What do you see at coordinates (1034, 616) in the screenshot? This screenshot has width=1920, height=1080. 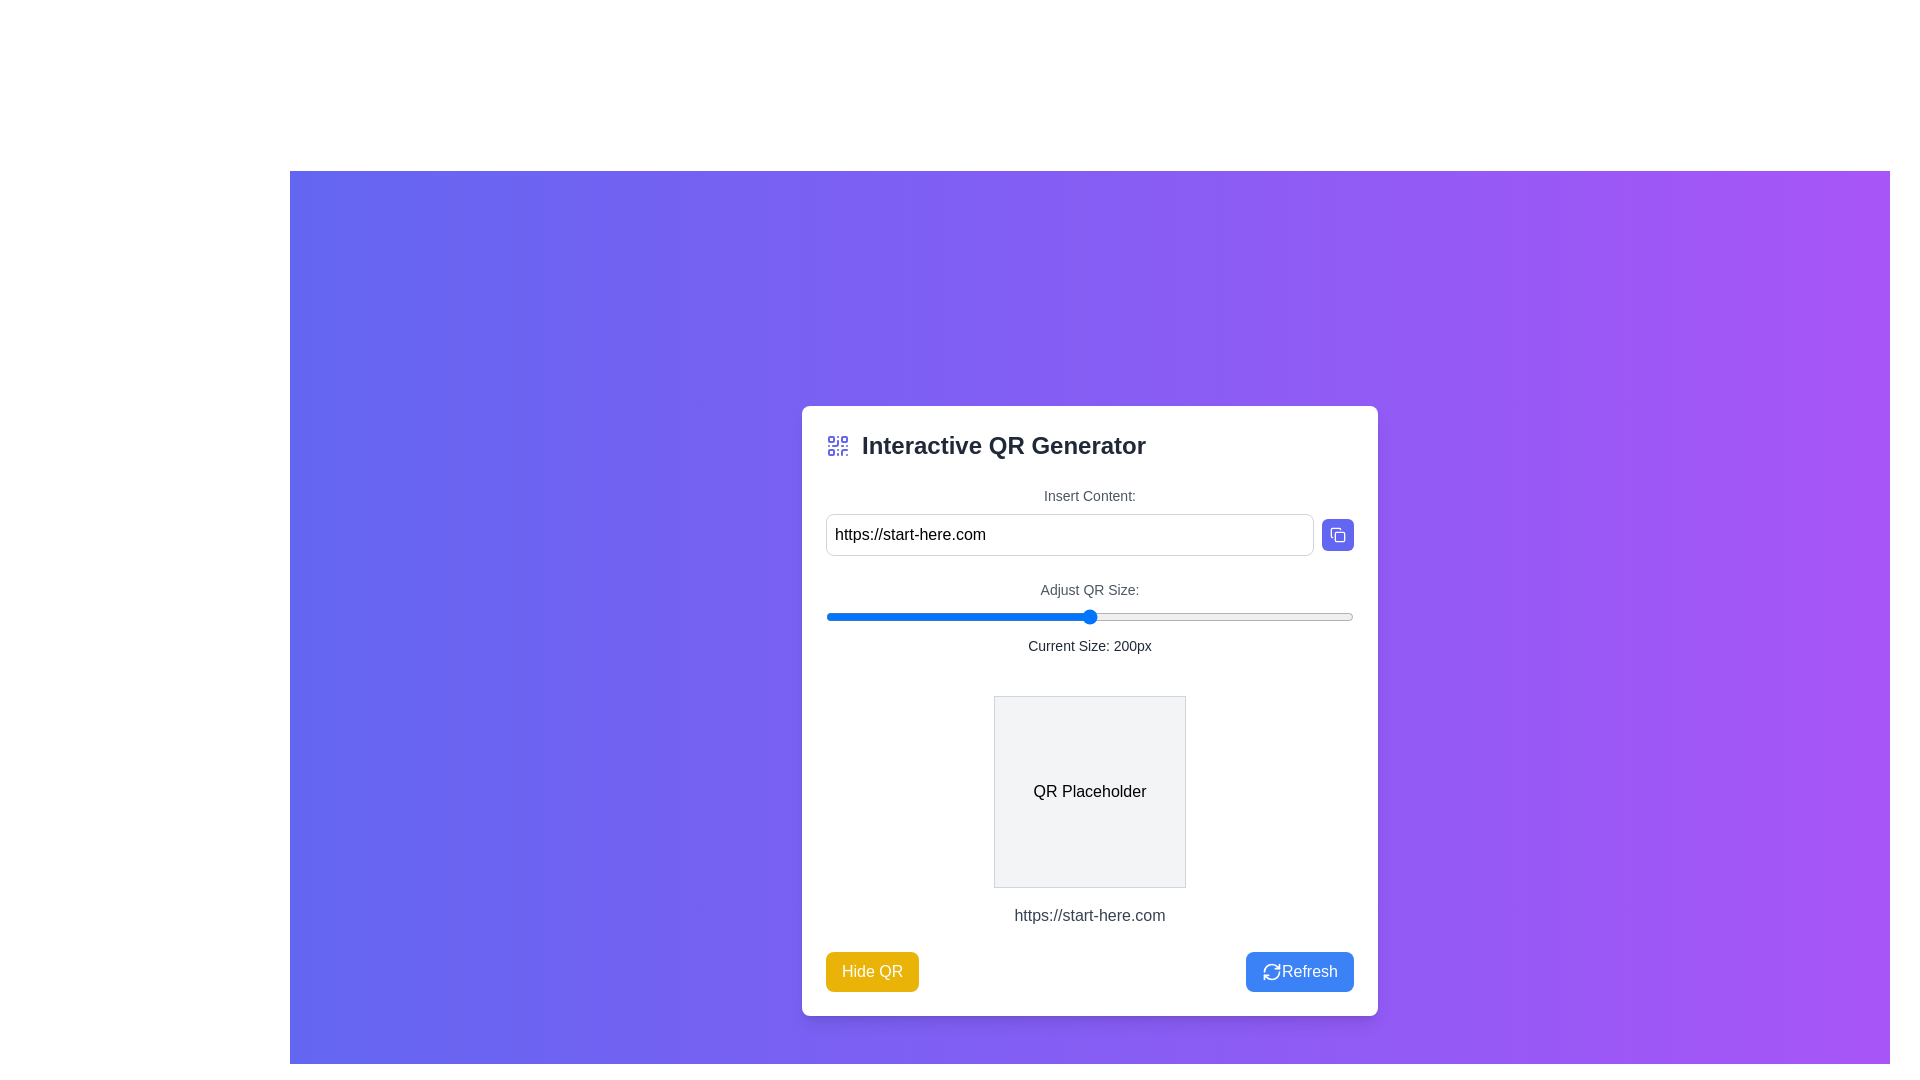 I see `the QR code size` at bounding box center [1034, 616].